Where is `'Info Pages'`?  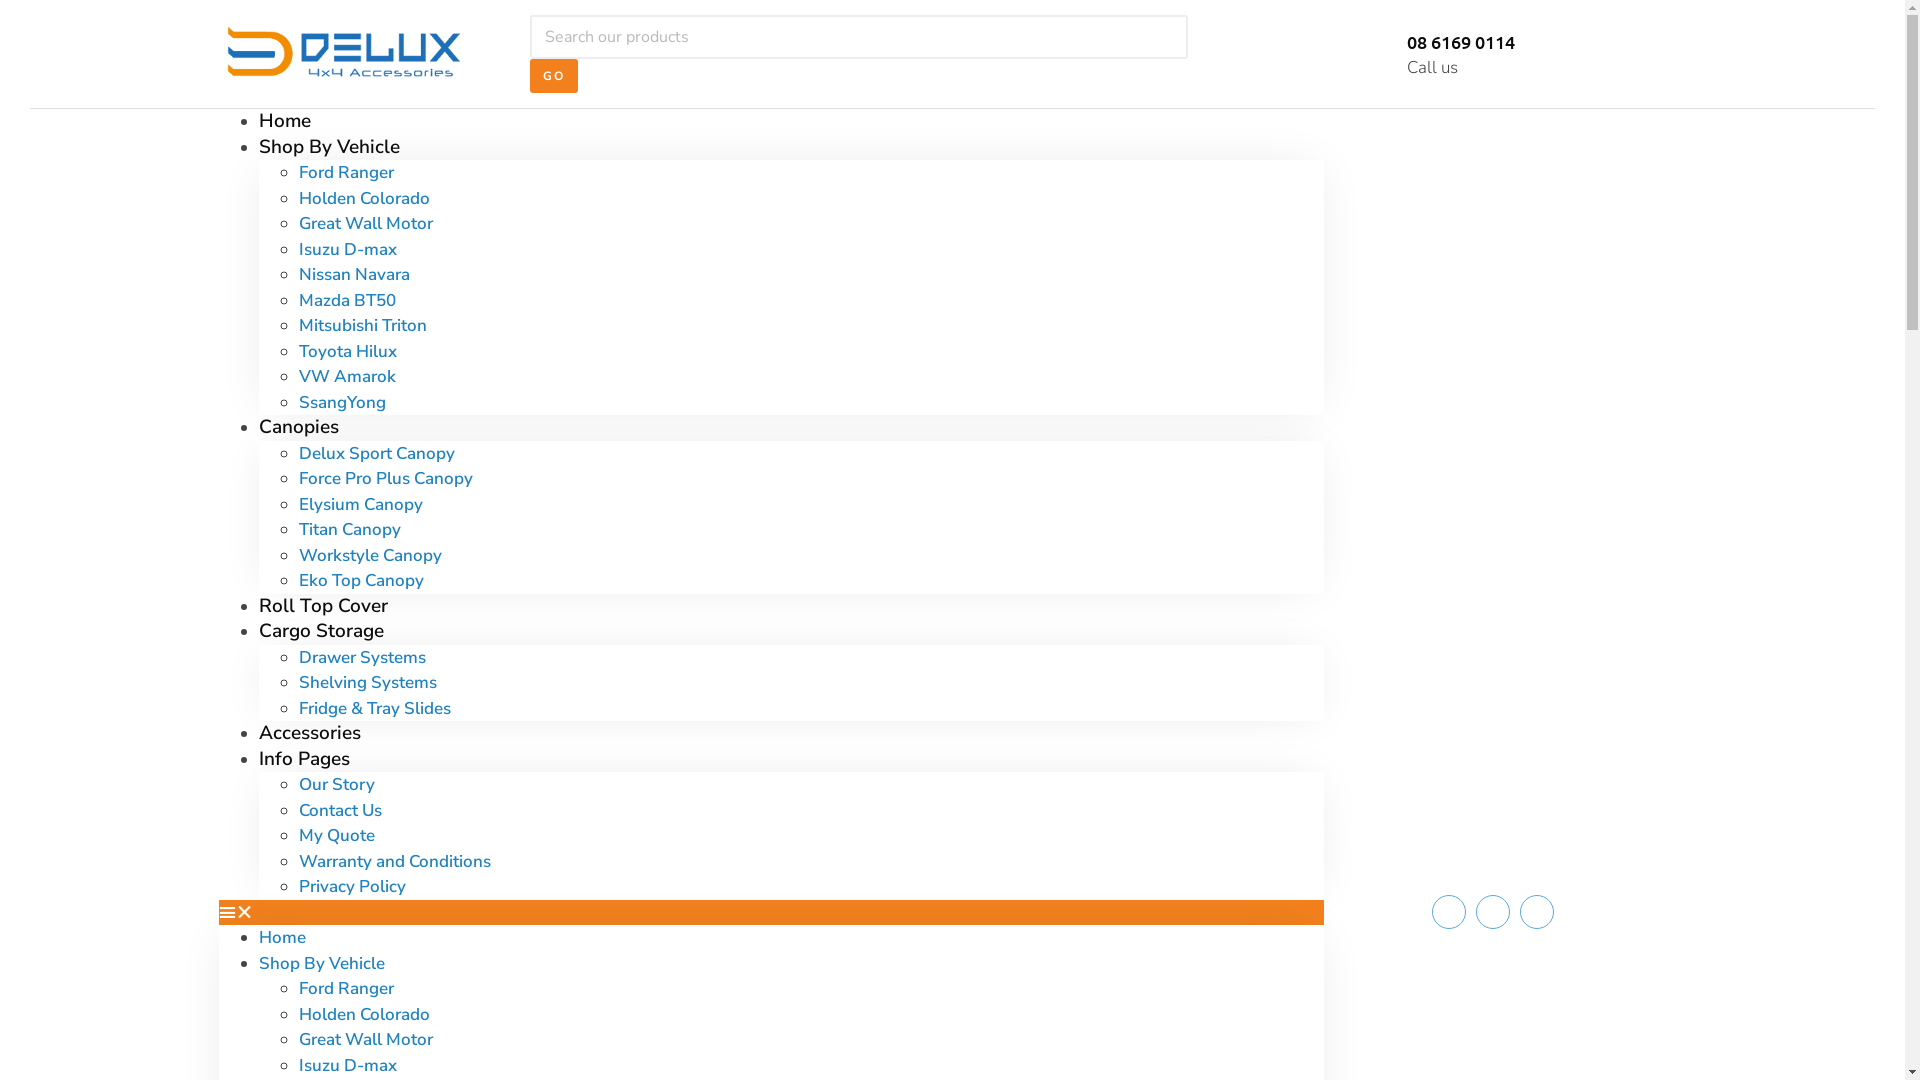
'Info Pages' is located at coordinates (302, 759).